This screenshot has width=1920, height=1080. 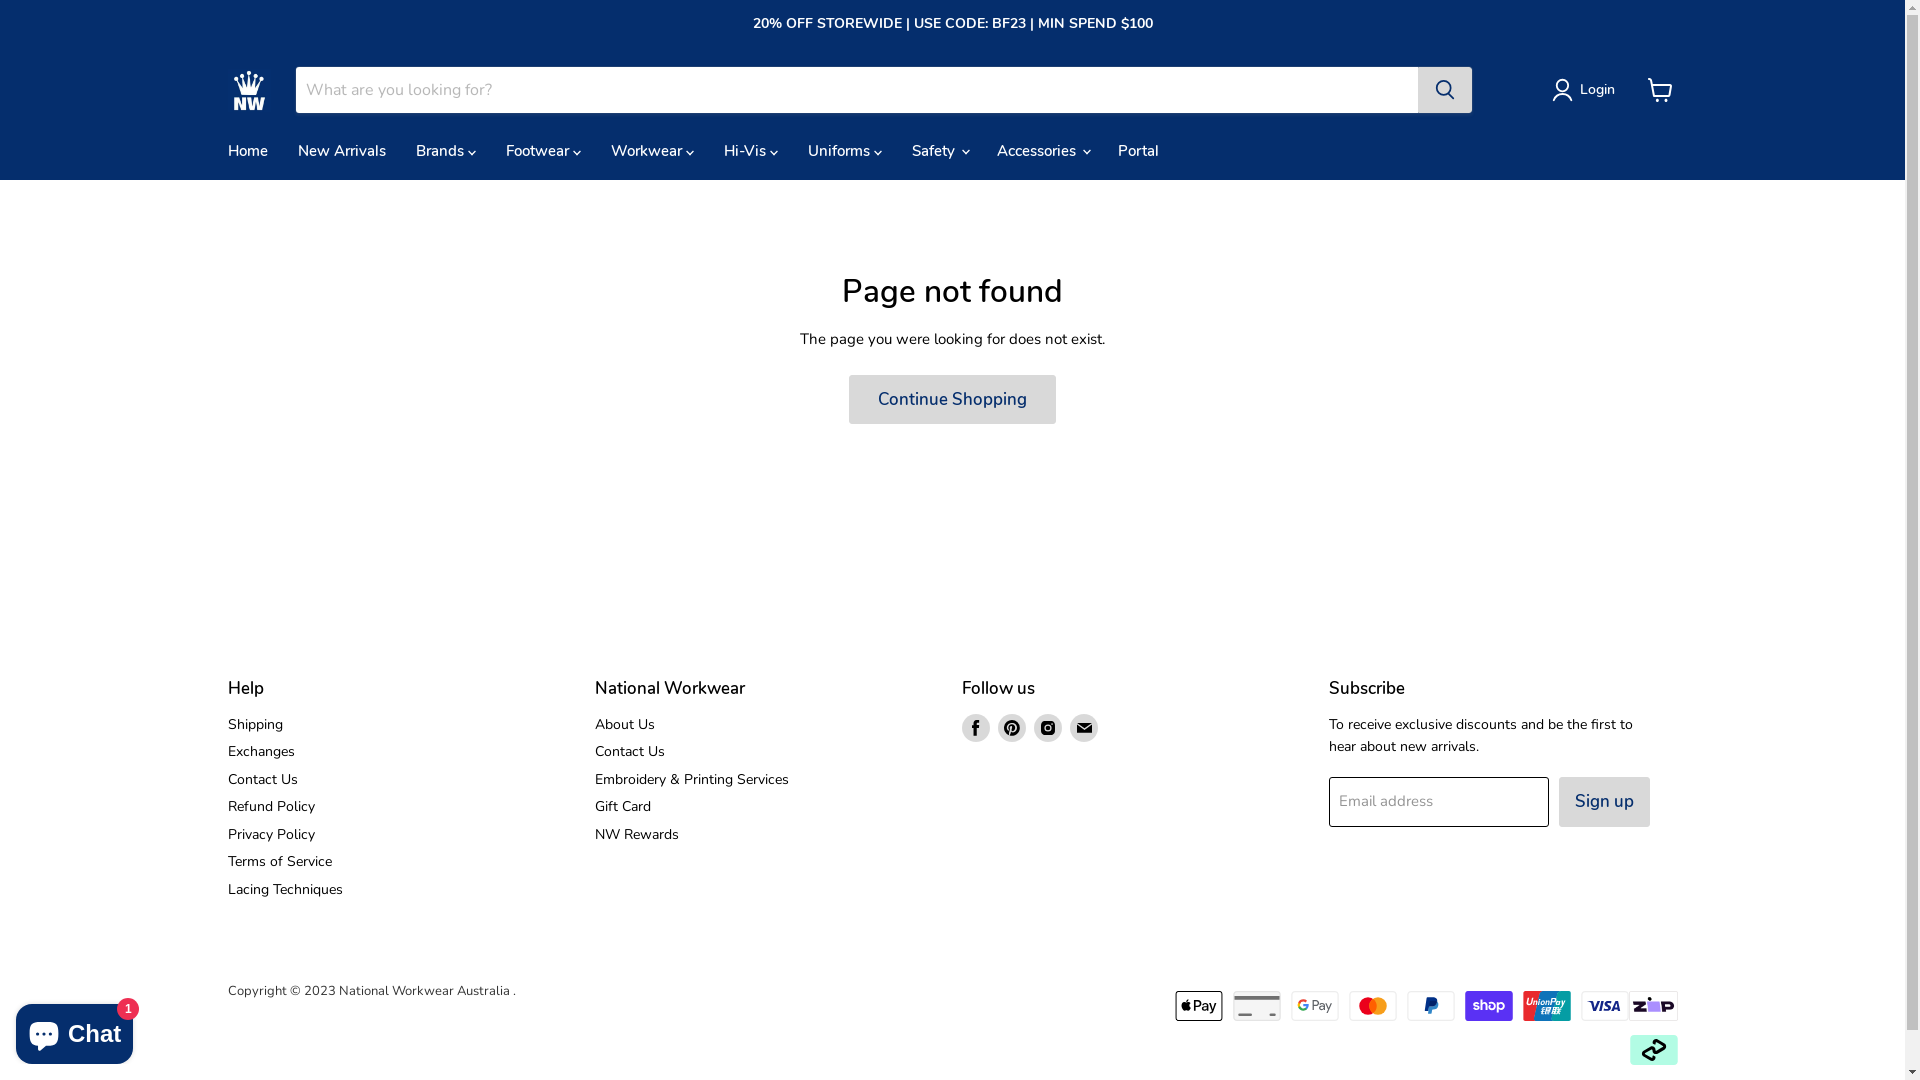 What do you see at coordinates (245, 150) in the screenshot?
I see `'Home'` at bounding box center [245, 150].